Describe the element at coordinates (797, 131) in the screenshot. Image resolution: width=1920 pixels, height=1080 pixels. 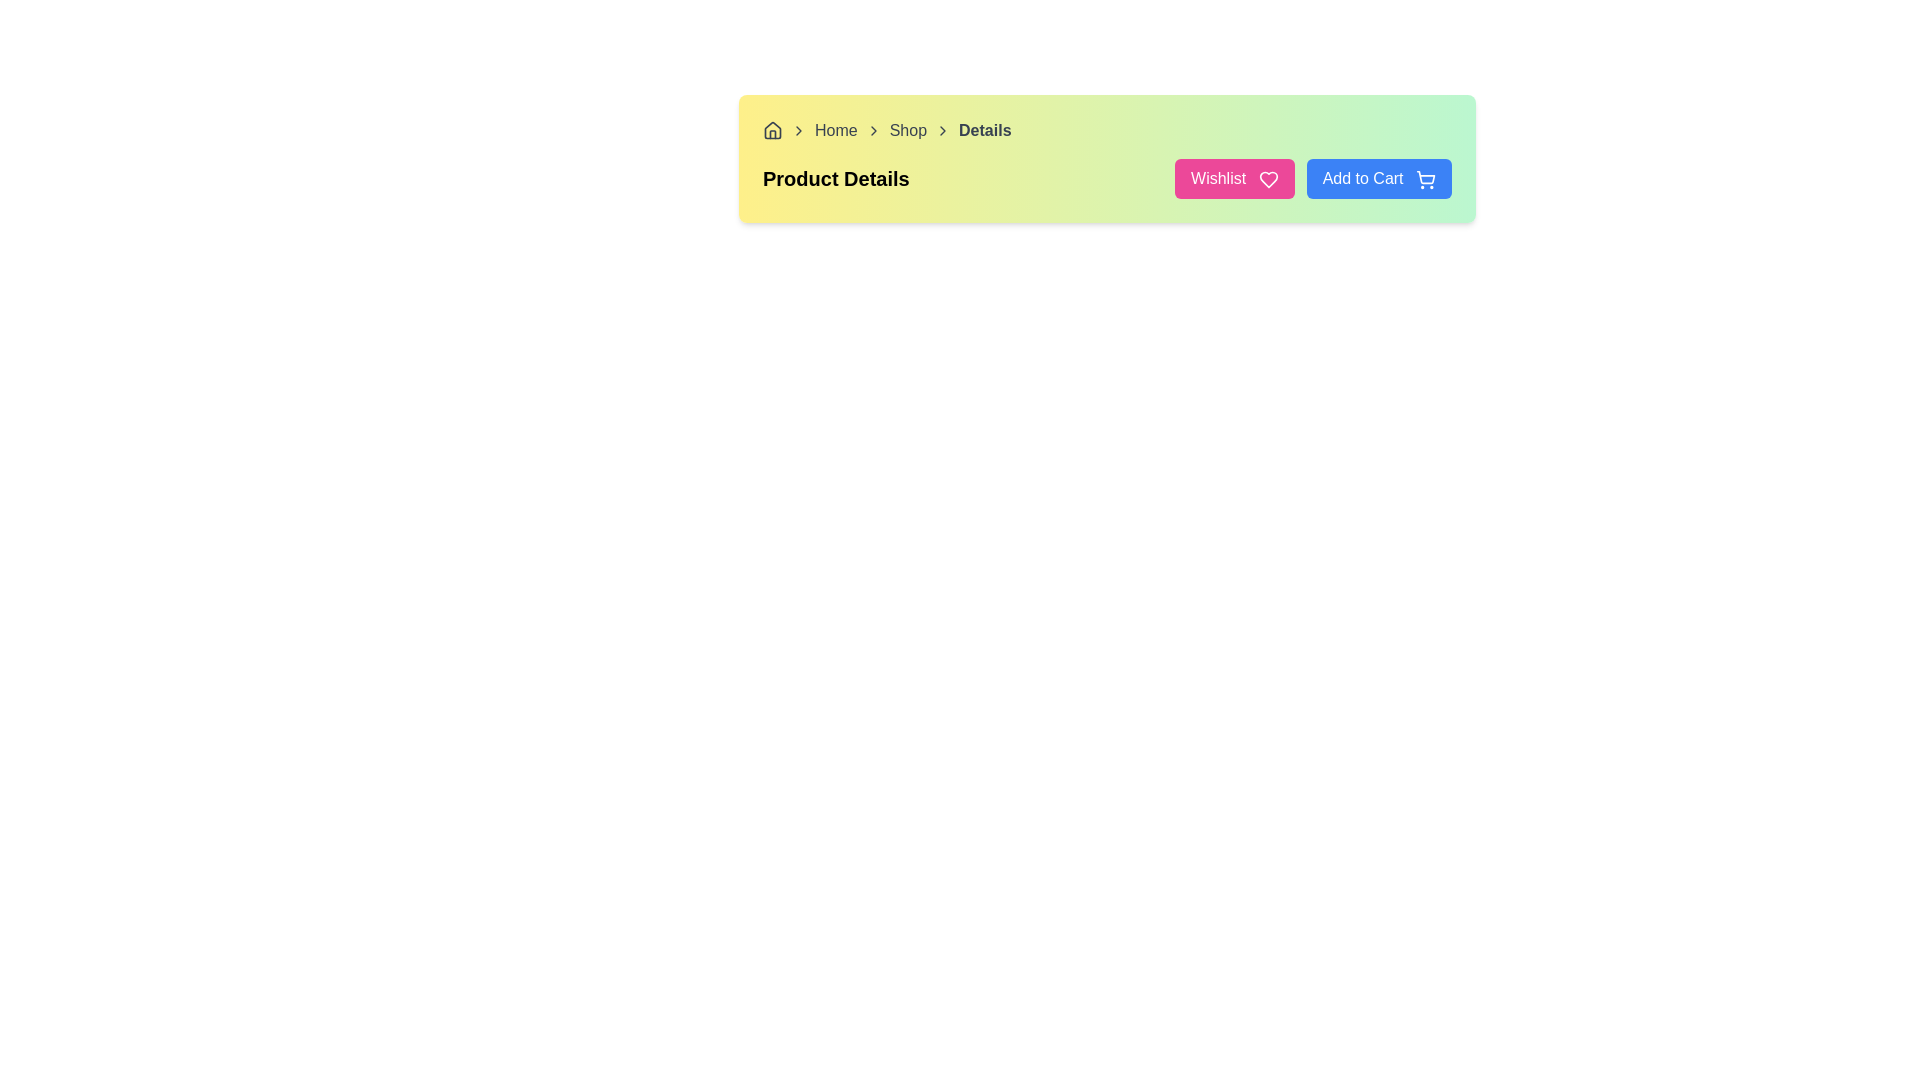
I see `the first right-pointing arrow in the breadcrumb navigation bar, which serves as a visual separator between the house icon and the 'Home' link` at that location.